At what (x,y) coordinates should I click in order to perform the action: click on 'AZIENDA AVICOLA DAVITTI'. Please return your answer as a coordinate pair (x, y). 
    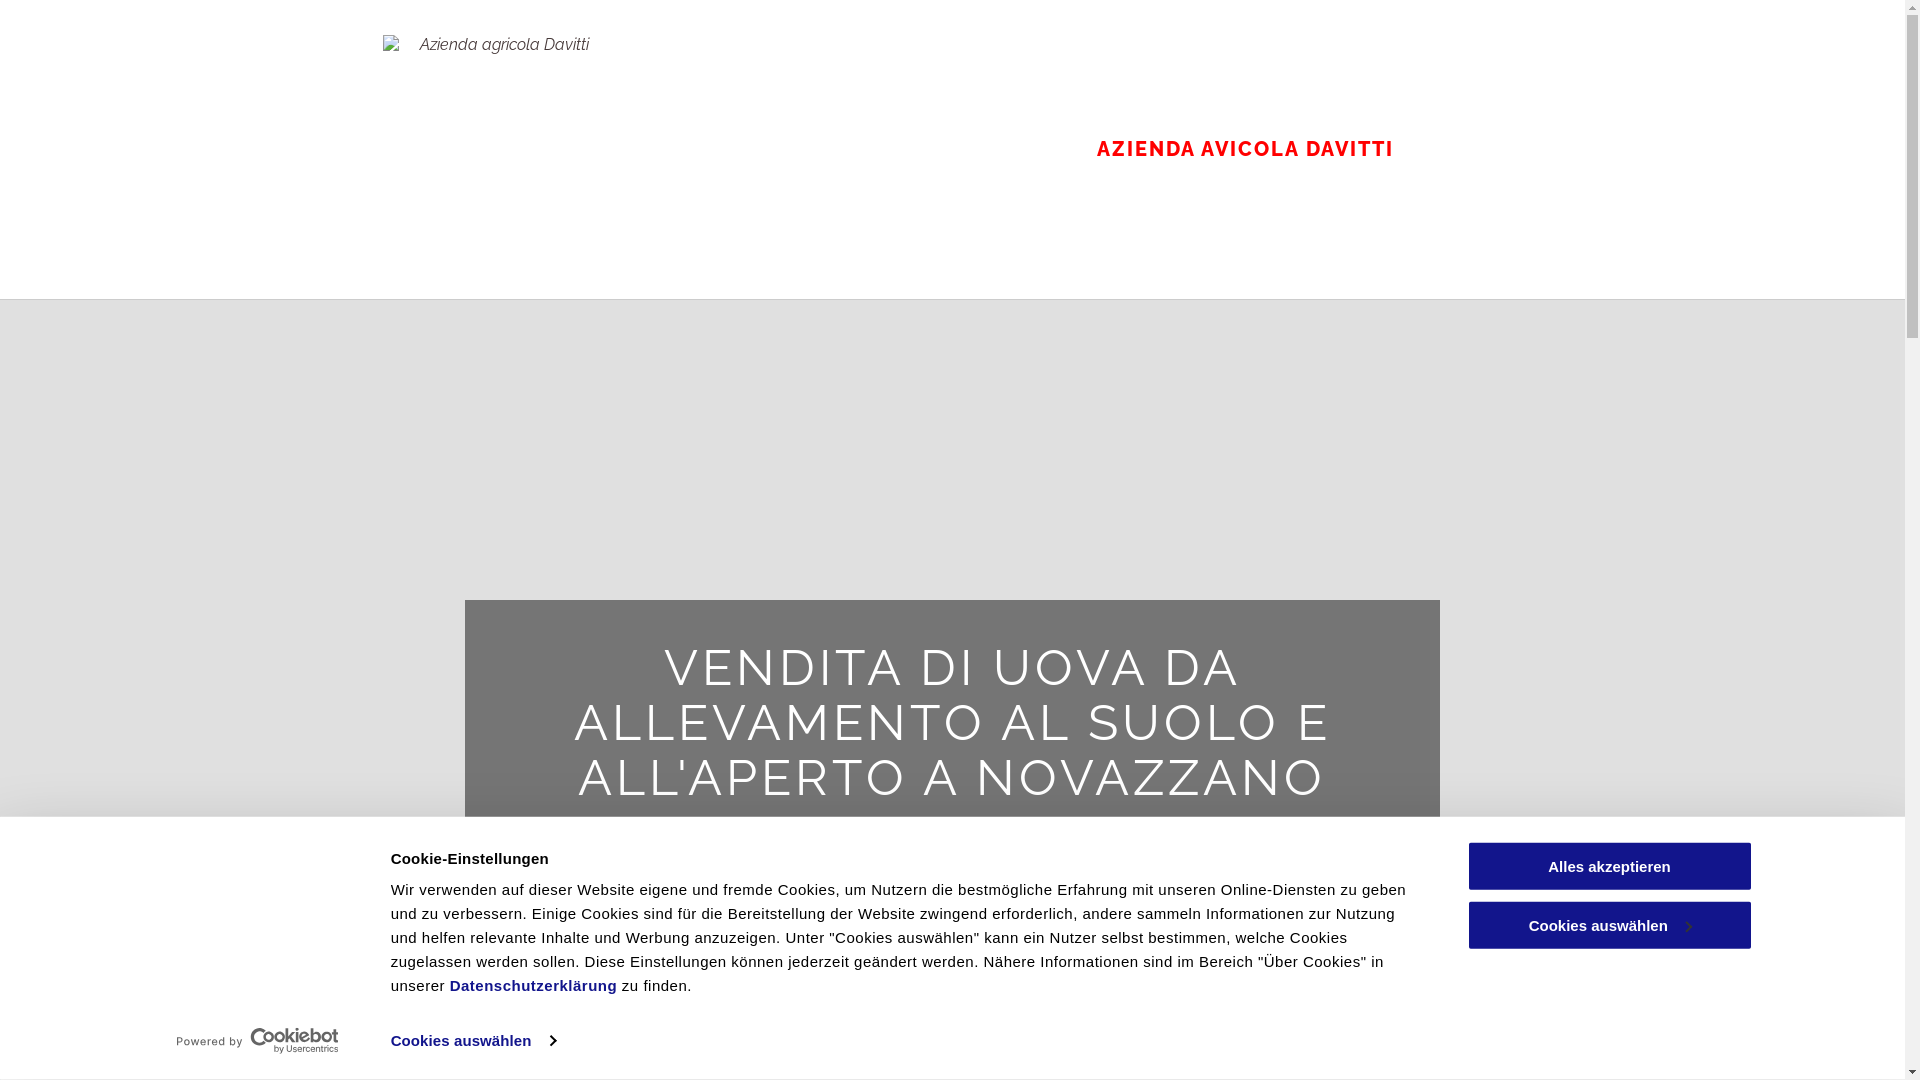
    Looking at the image, I should click on (1243, 148).